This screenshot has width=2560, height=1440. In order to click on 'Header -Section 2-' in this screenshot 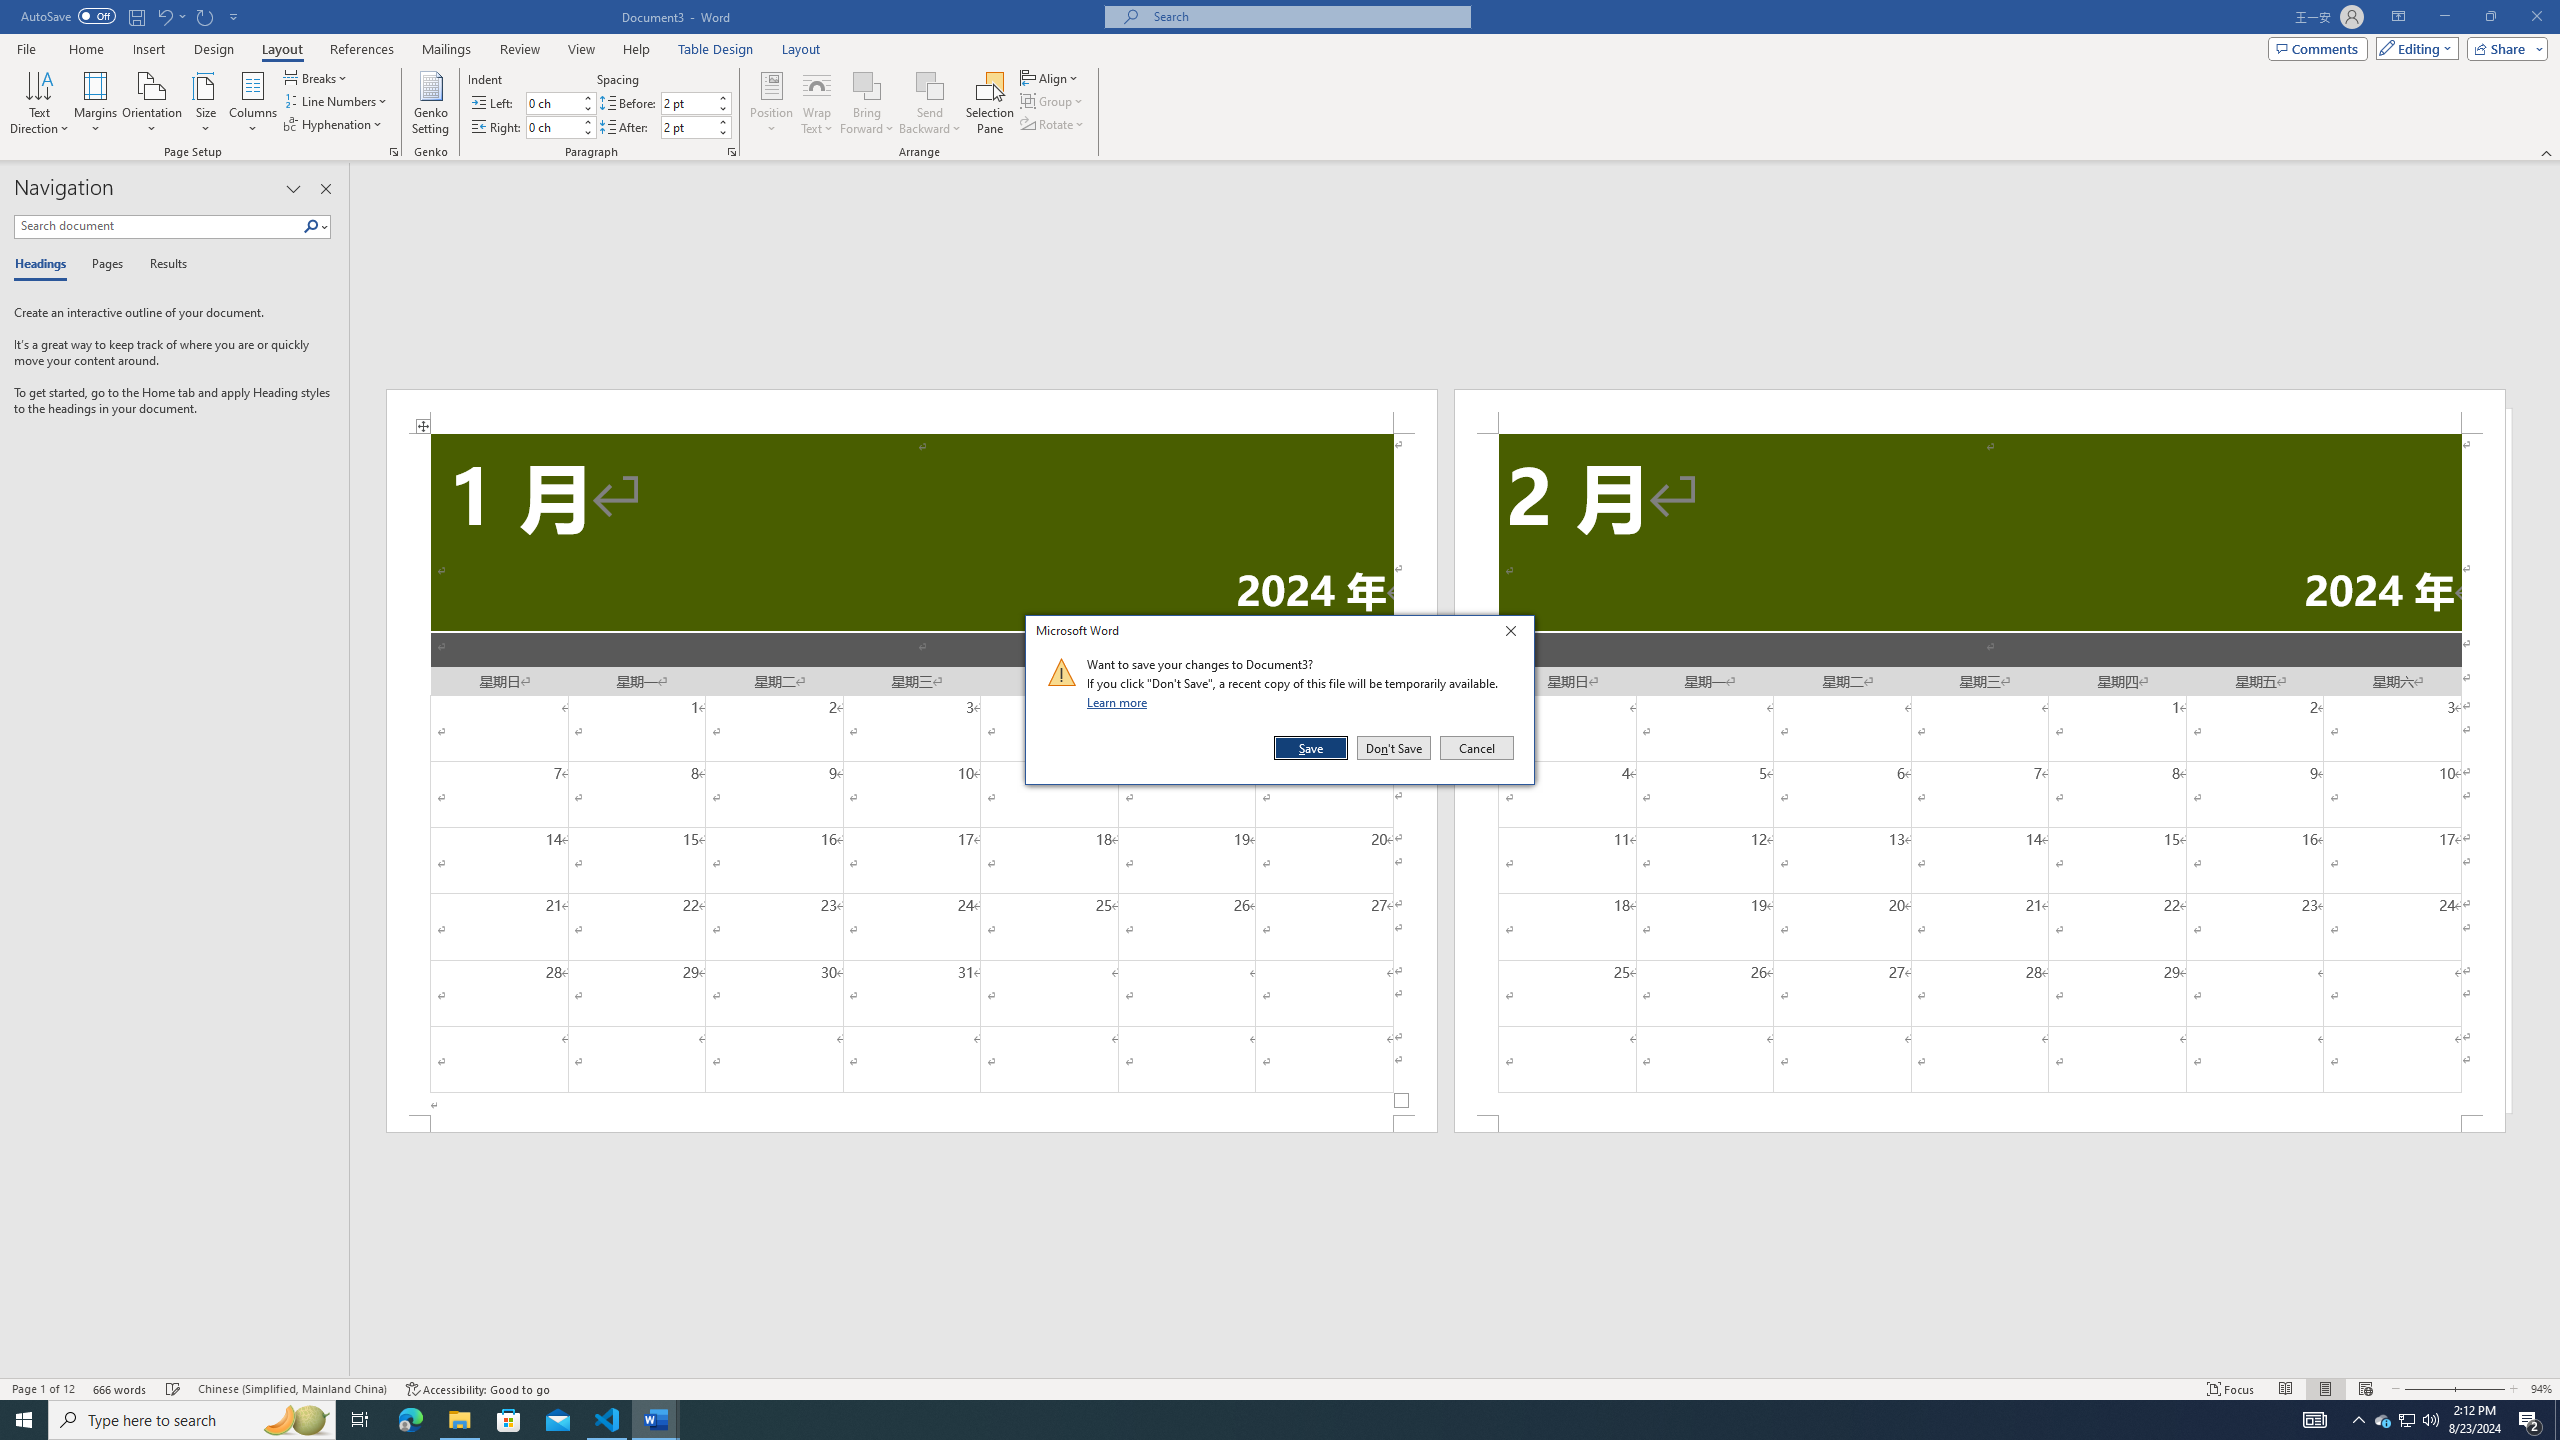, I will do `click(1980, 410)`.